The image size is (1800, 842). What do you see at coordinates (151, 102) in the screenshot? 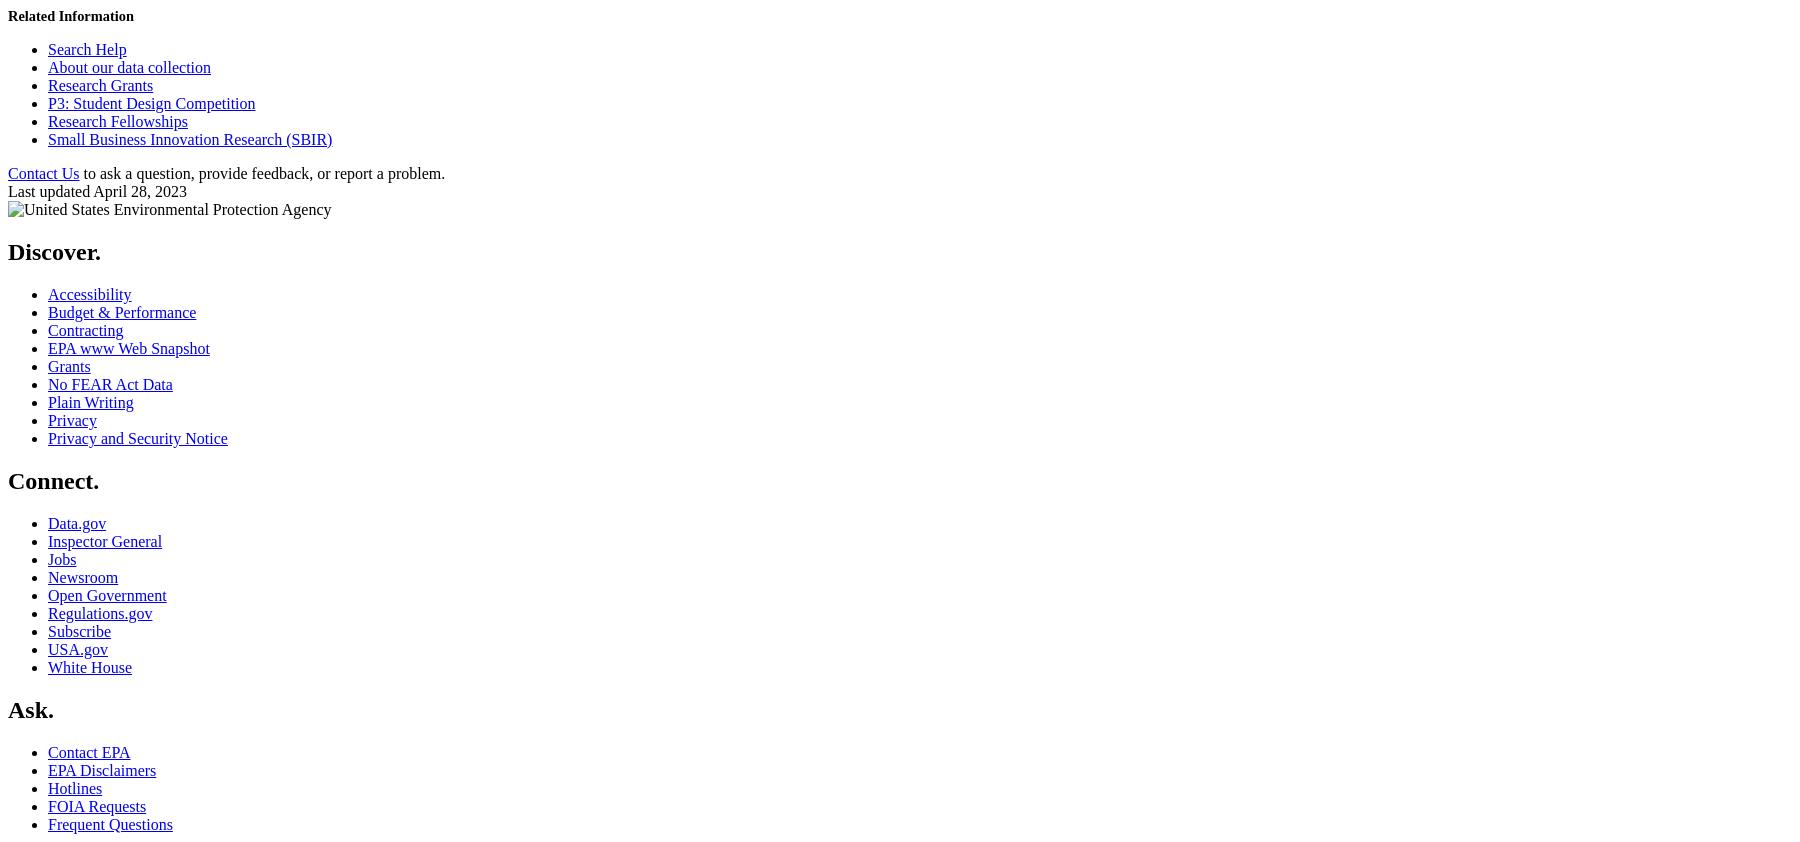
I see `'P3: Student Design Competition'` at bounding box center [151, 102].